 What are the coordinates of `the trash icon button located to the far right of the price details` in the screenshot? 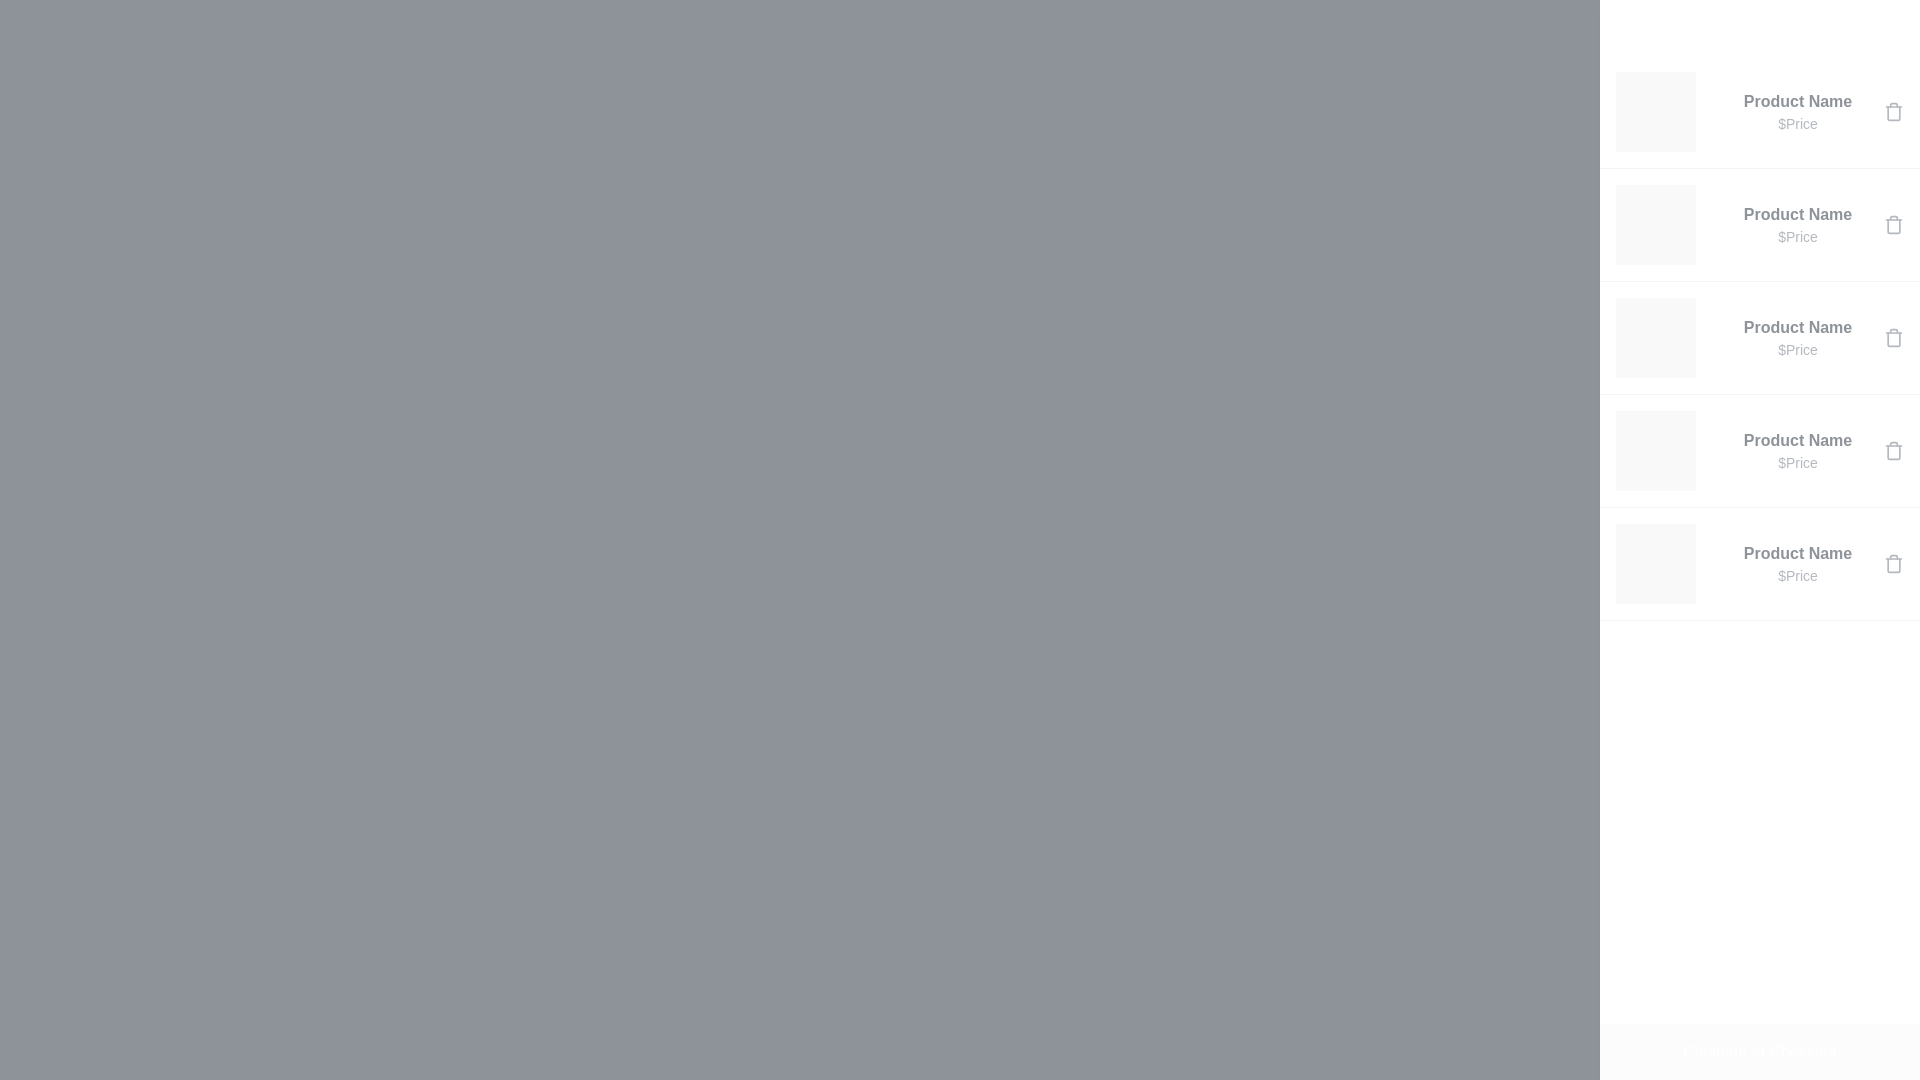 It's located at (1893, 337).